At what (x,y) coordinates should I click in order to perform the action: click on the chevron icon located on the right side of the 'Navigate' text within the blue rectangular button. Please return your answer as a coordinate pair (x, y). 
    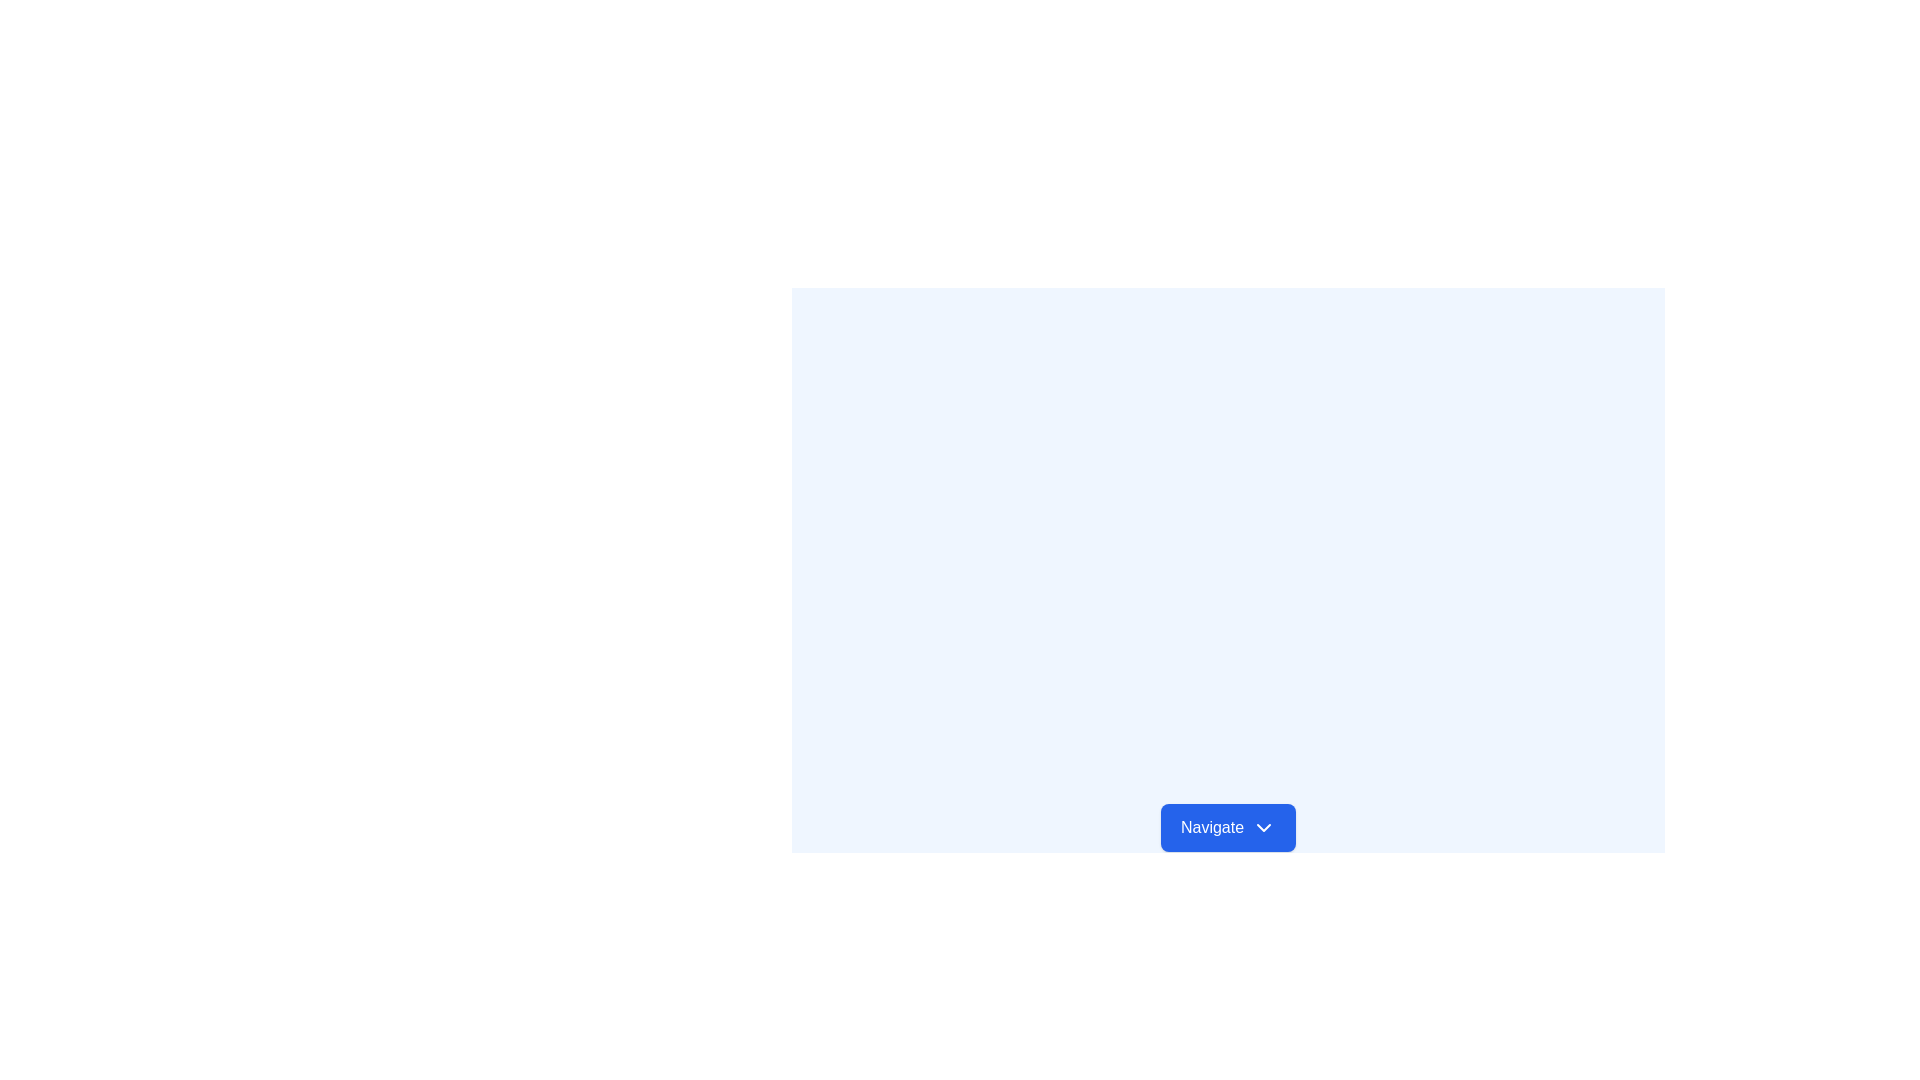
    Looking at the image, I should click on (1263, 828).